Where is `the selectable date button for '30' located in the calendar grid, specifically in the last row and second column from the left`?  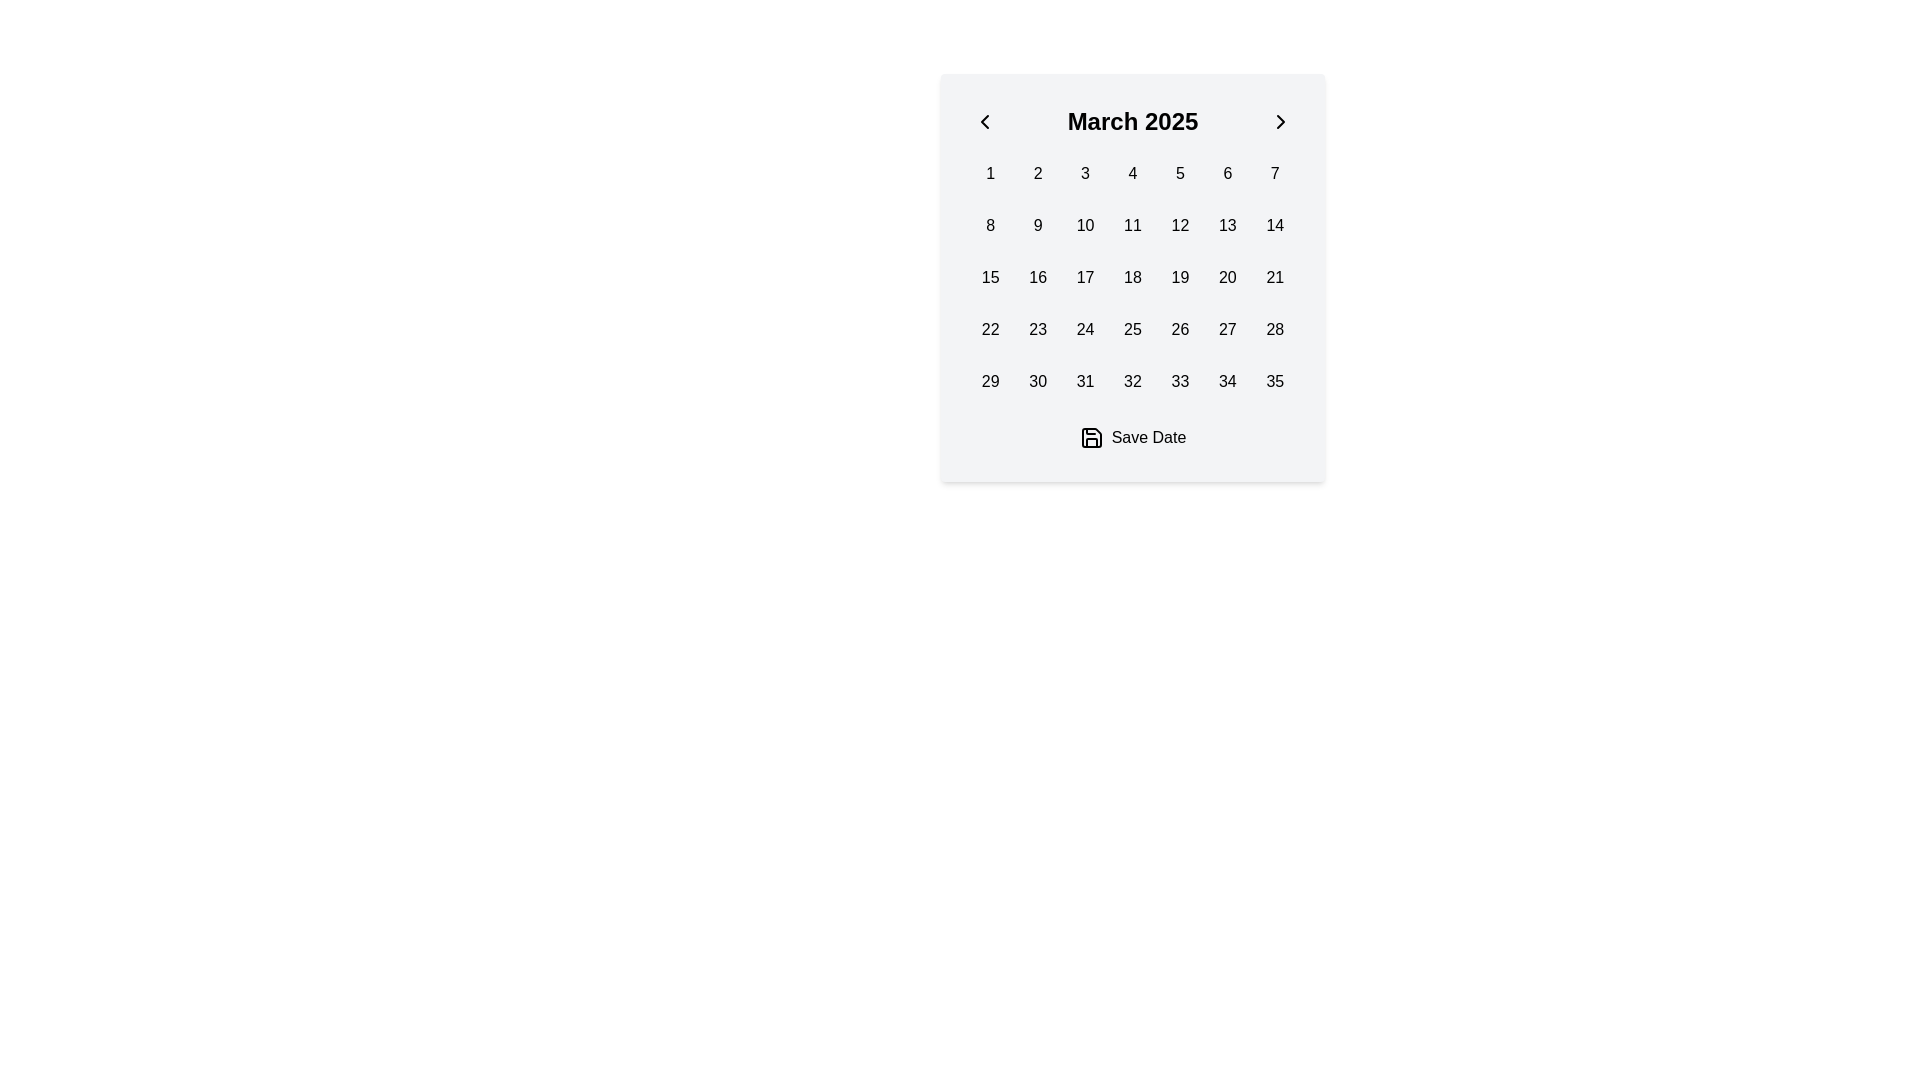
the selectable date button for '30' located in the calendar grid, specifically in the last row and second column from the left is located at coordinates (1038, 381).